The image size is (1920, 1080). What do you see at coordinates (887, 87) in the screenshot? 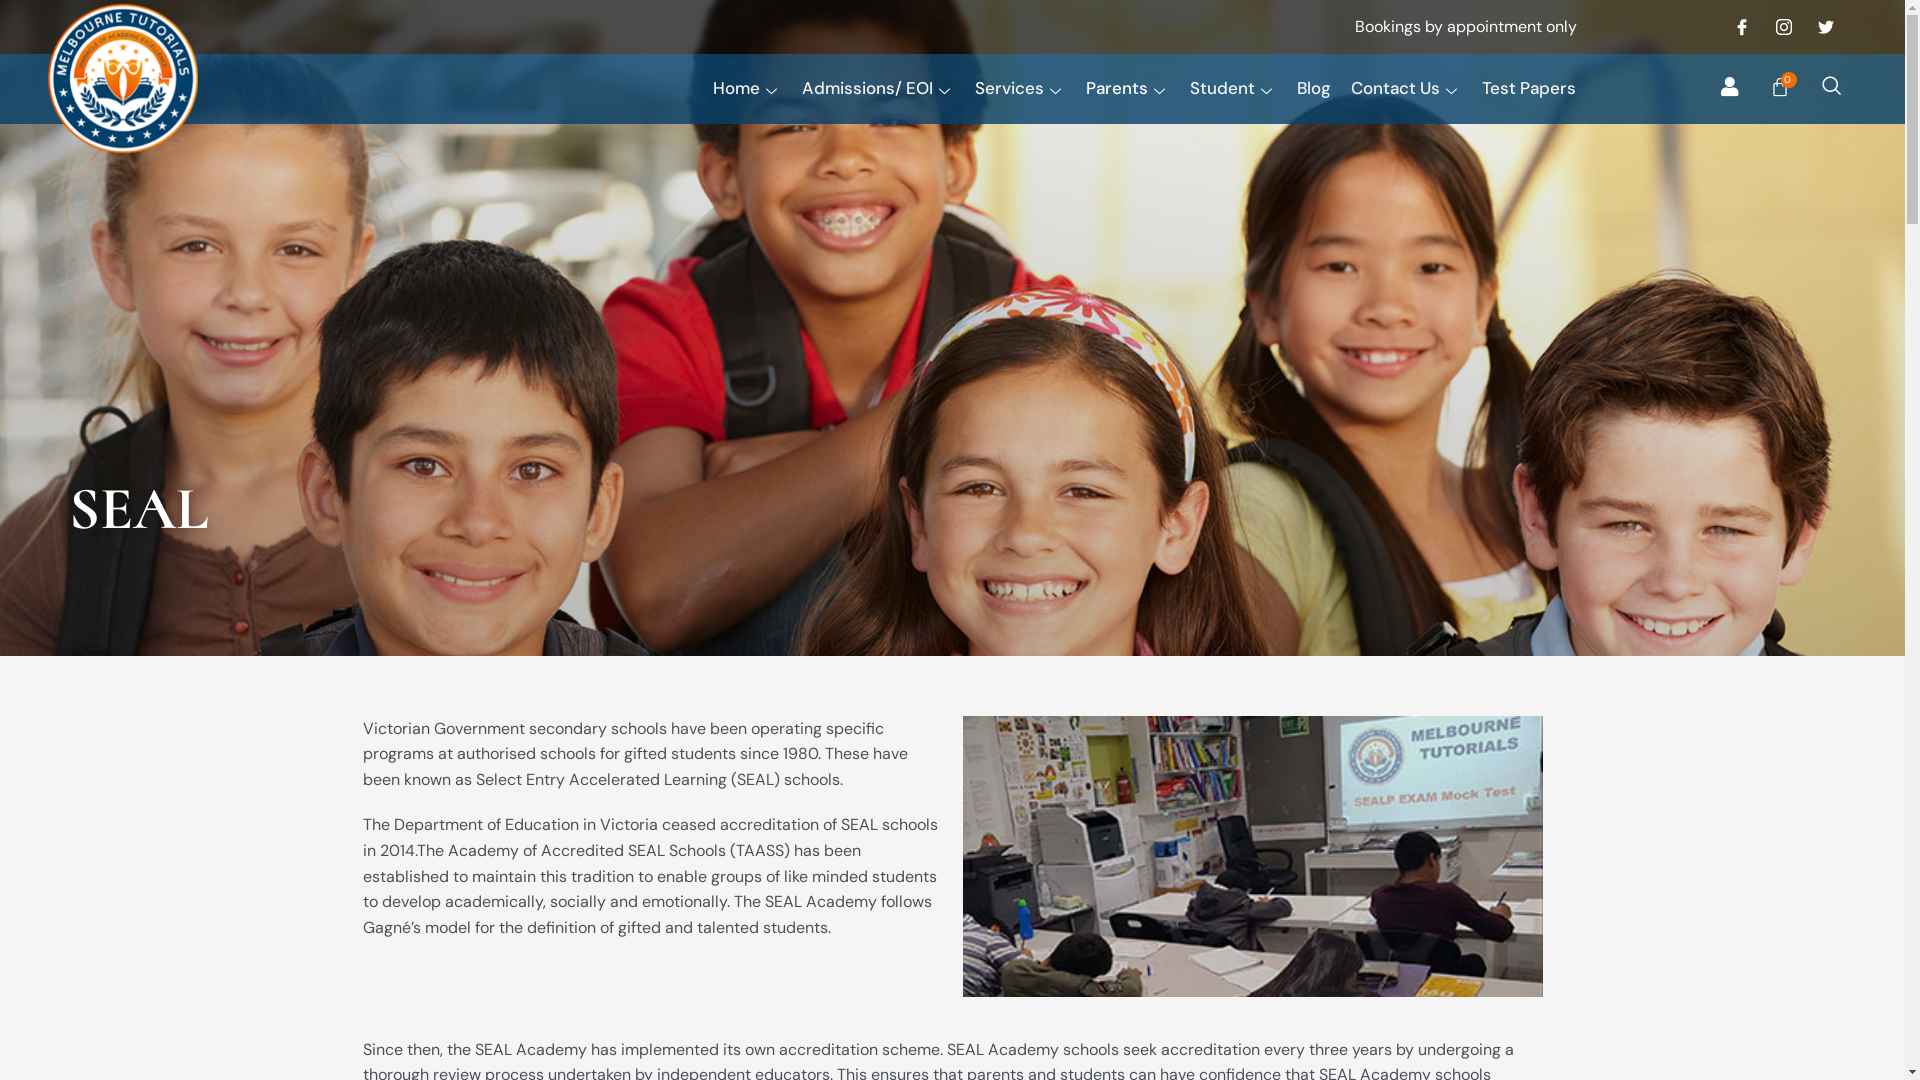
I see `'Admissions/ EOI'` at bounding box center [887, 87].